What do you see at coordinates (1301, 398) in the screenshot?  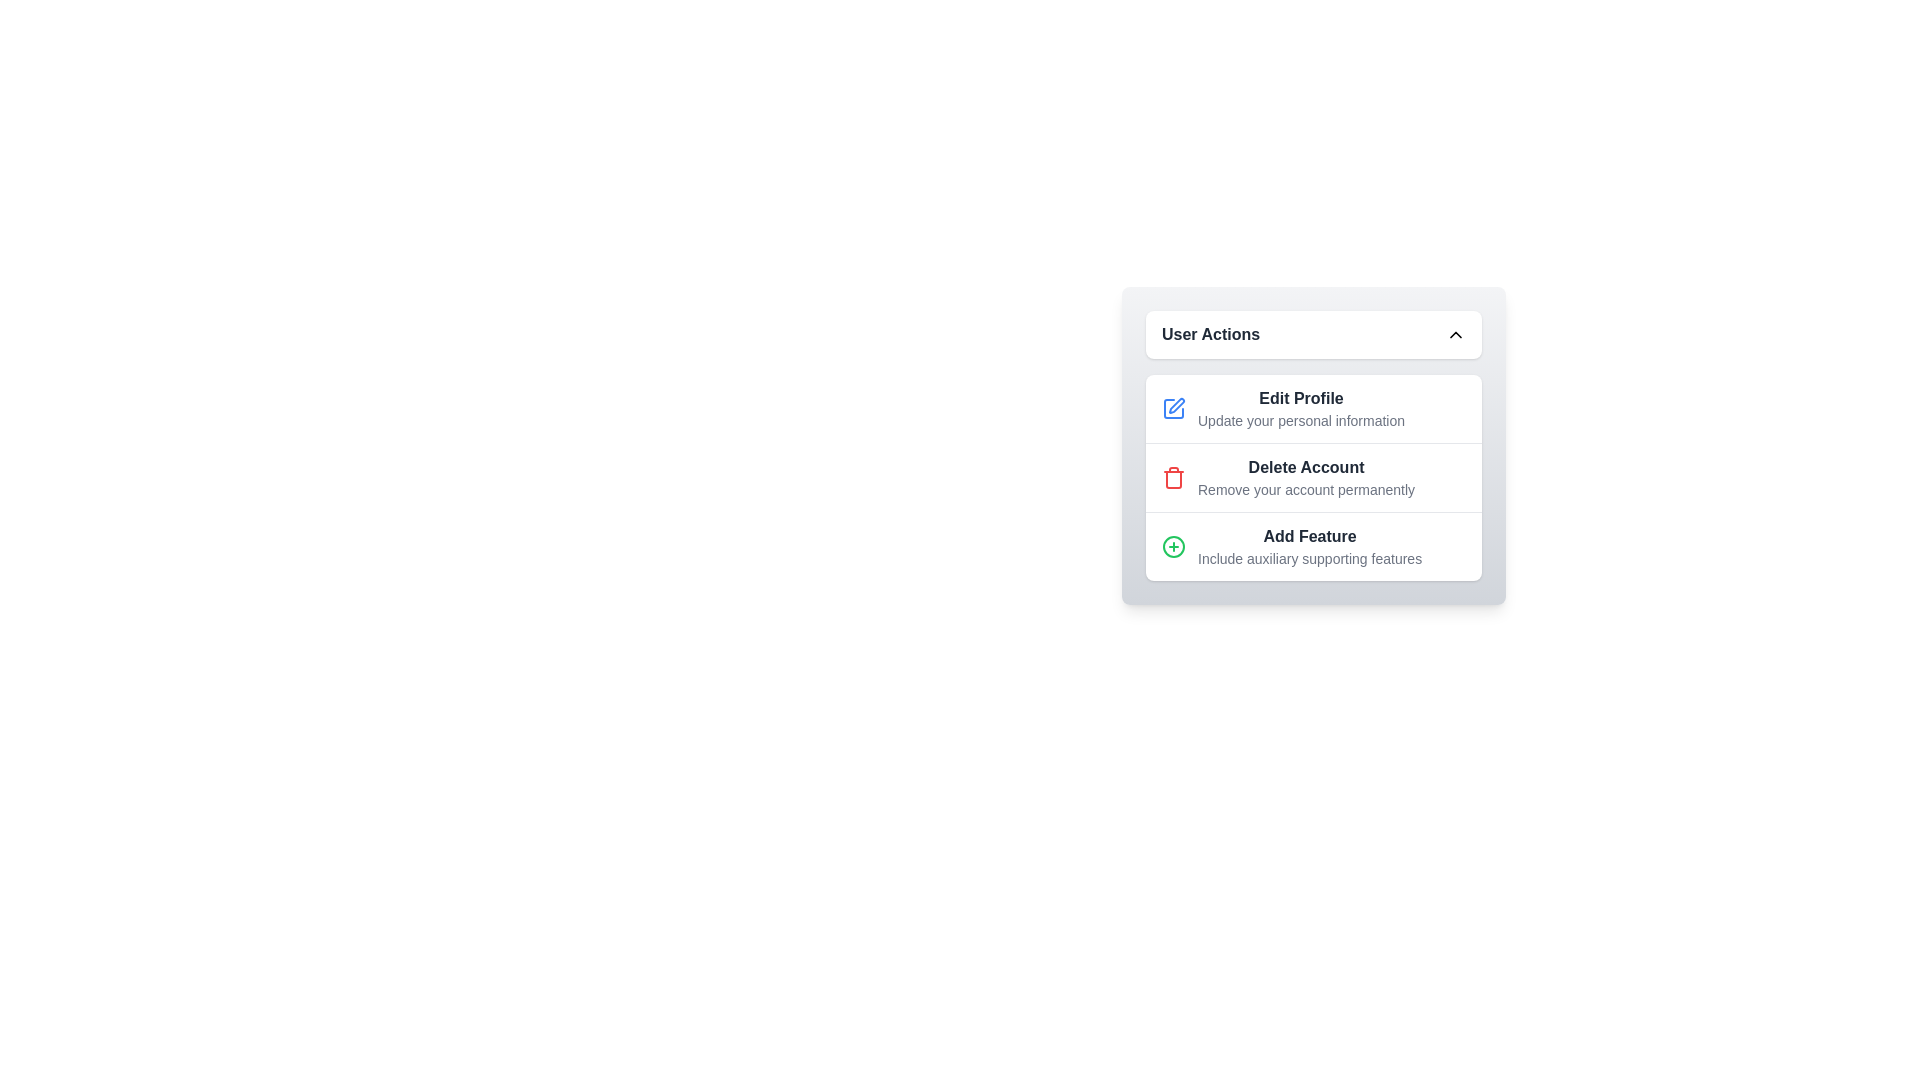 I see `the 'Edit Profile' title text label in the 'User Actions' panel, which serves as an identification for the related functionality` at bounding box center [1301, 398].